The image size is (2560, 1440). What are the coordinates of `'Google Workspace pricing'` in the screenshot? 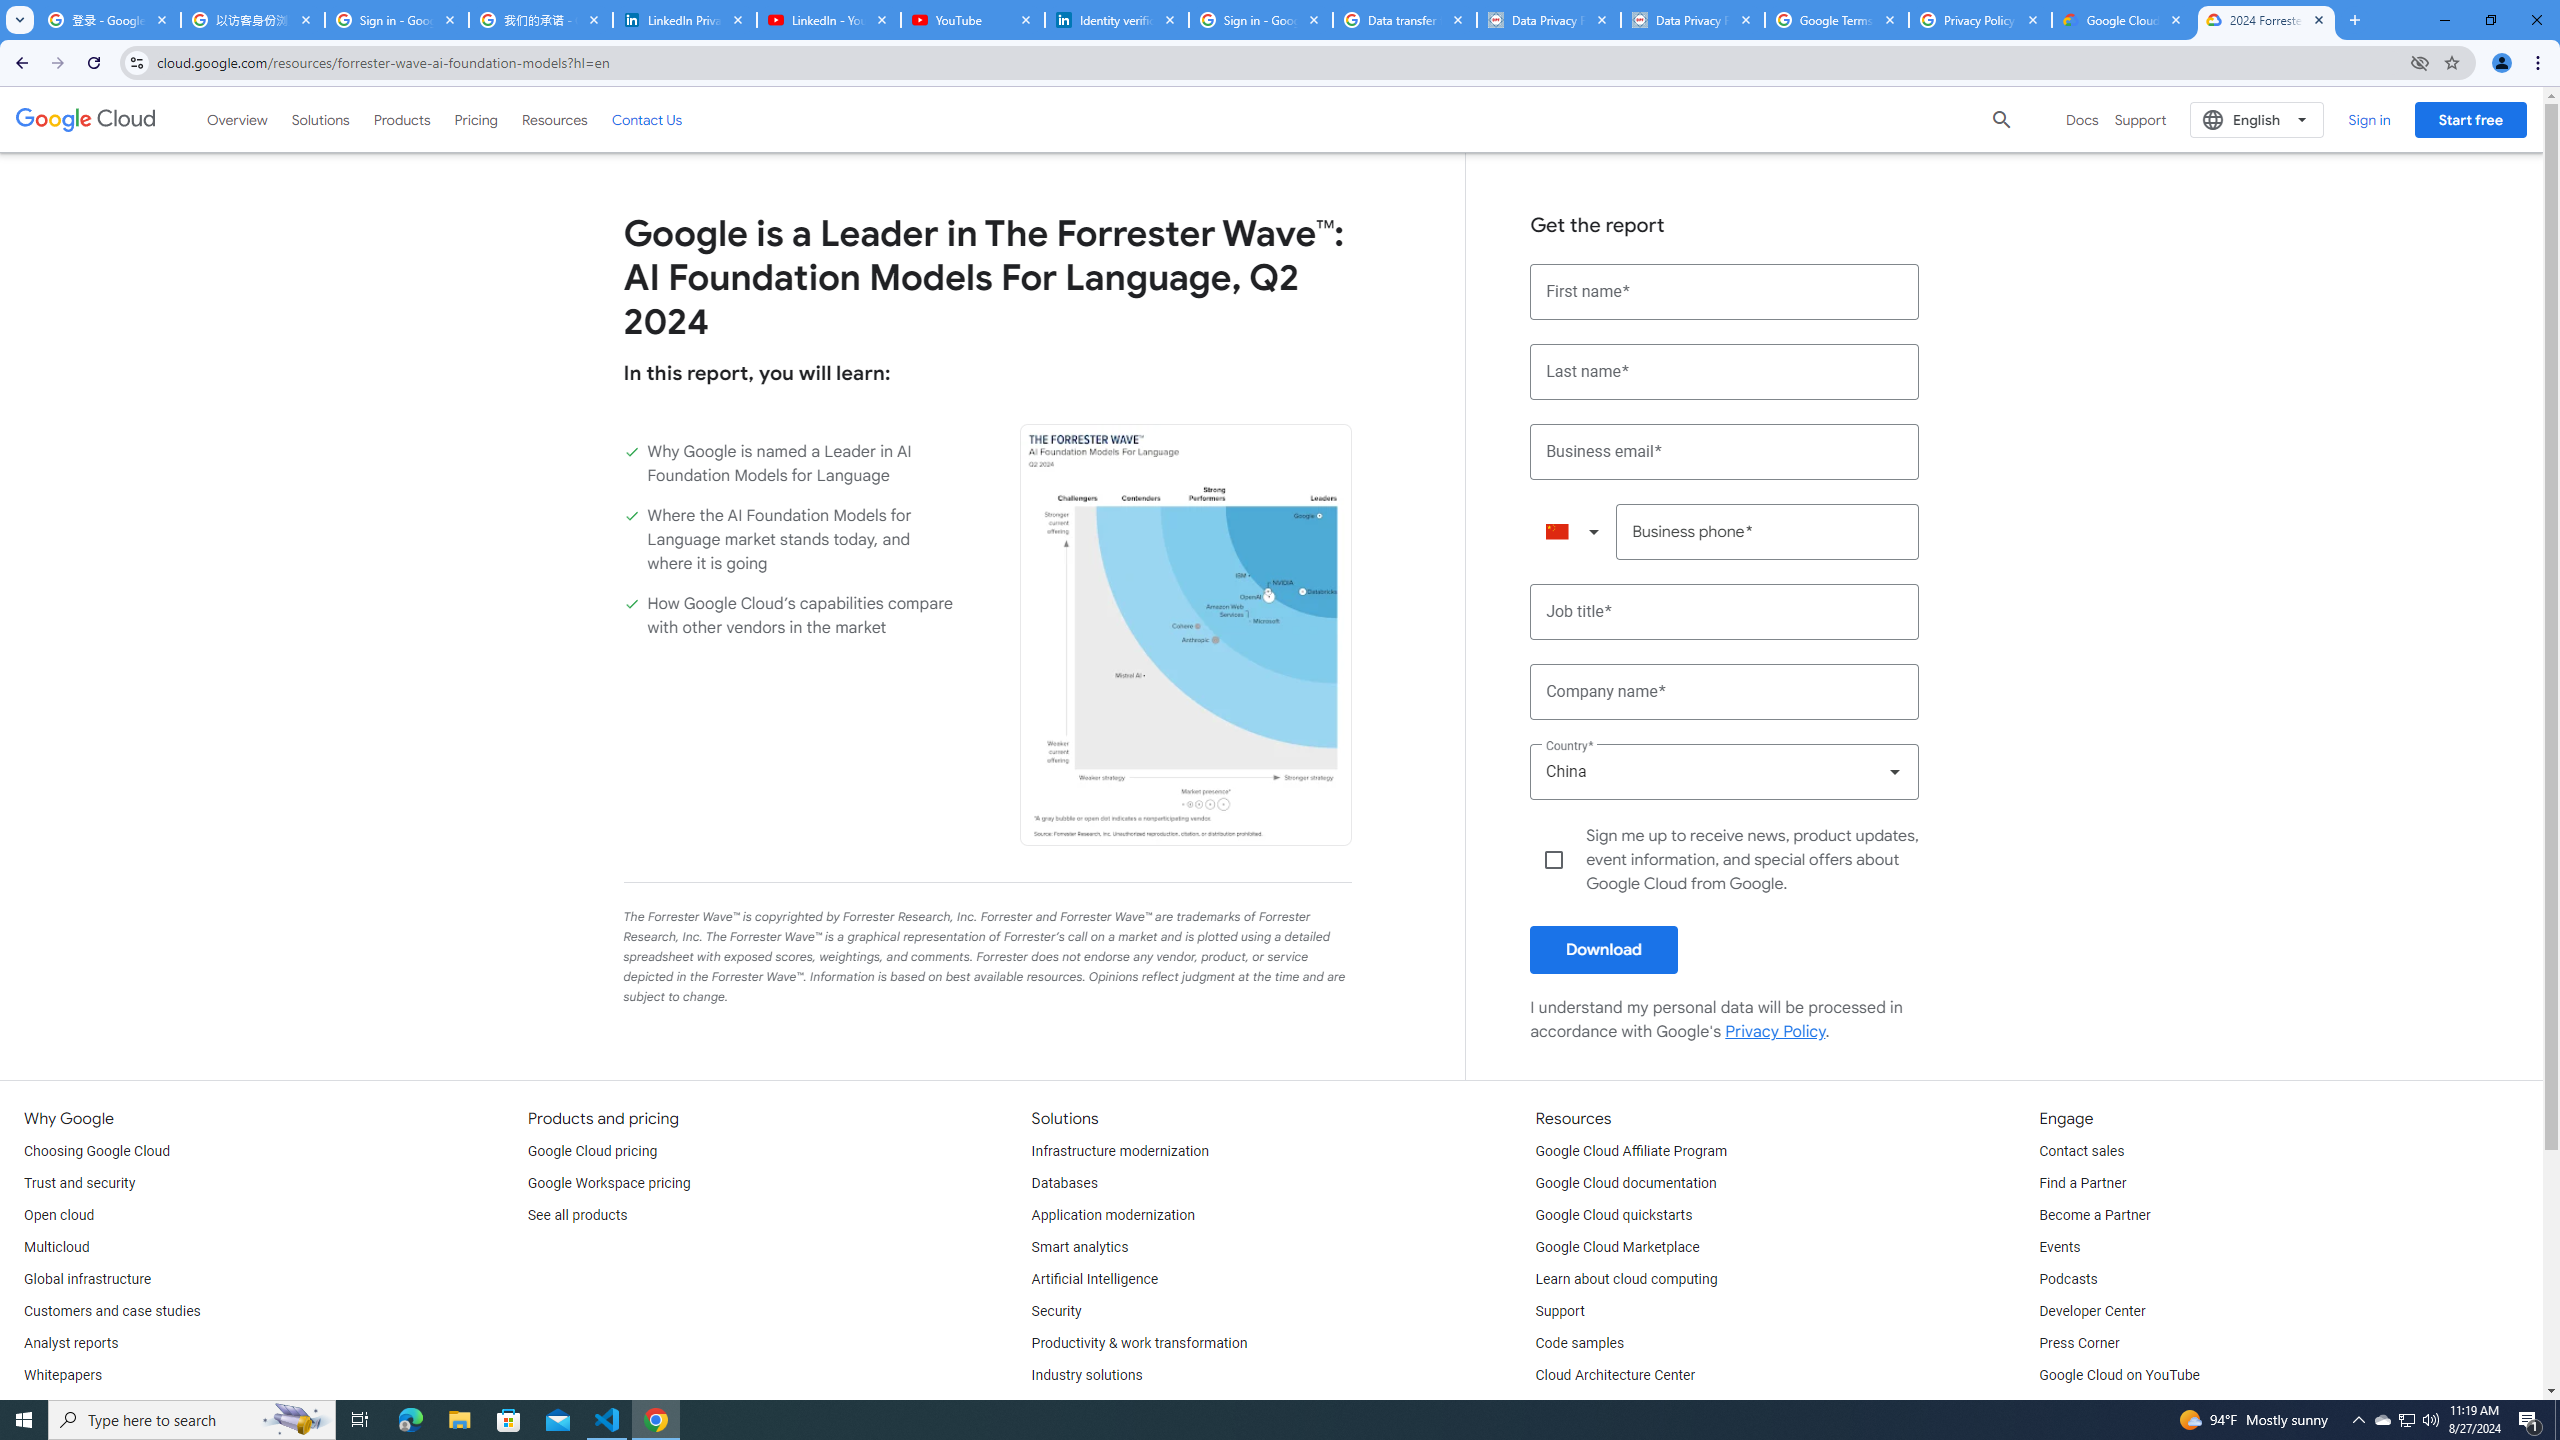 It's located at (608, 1183).